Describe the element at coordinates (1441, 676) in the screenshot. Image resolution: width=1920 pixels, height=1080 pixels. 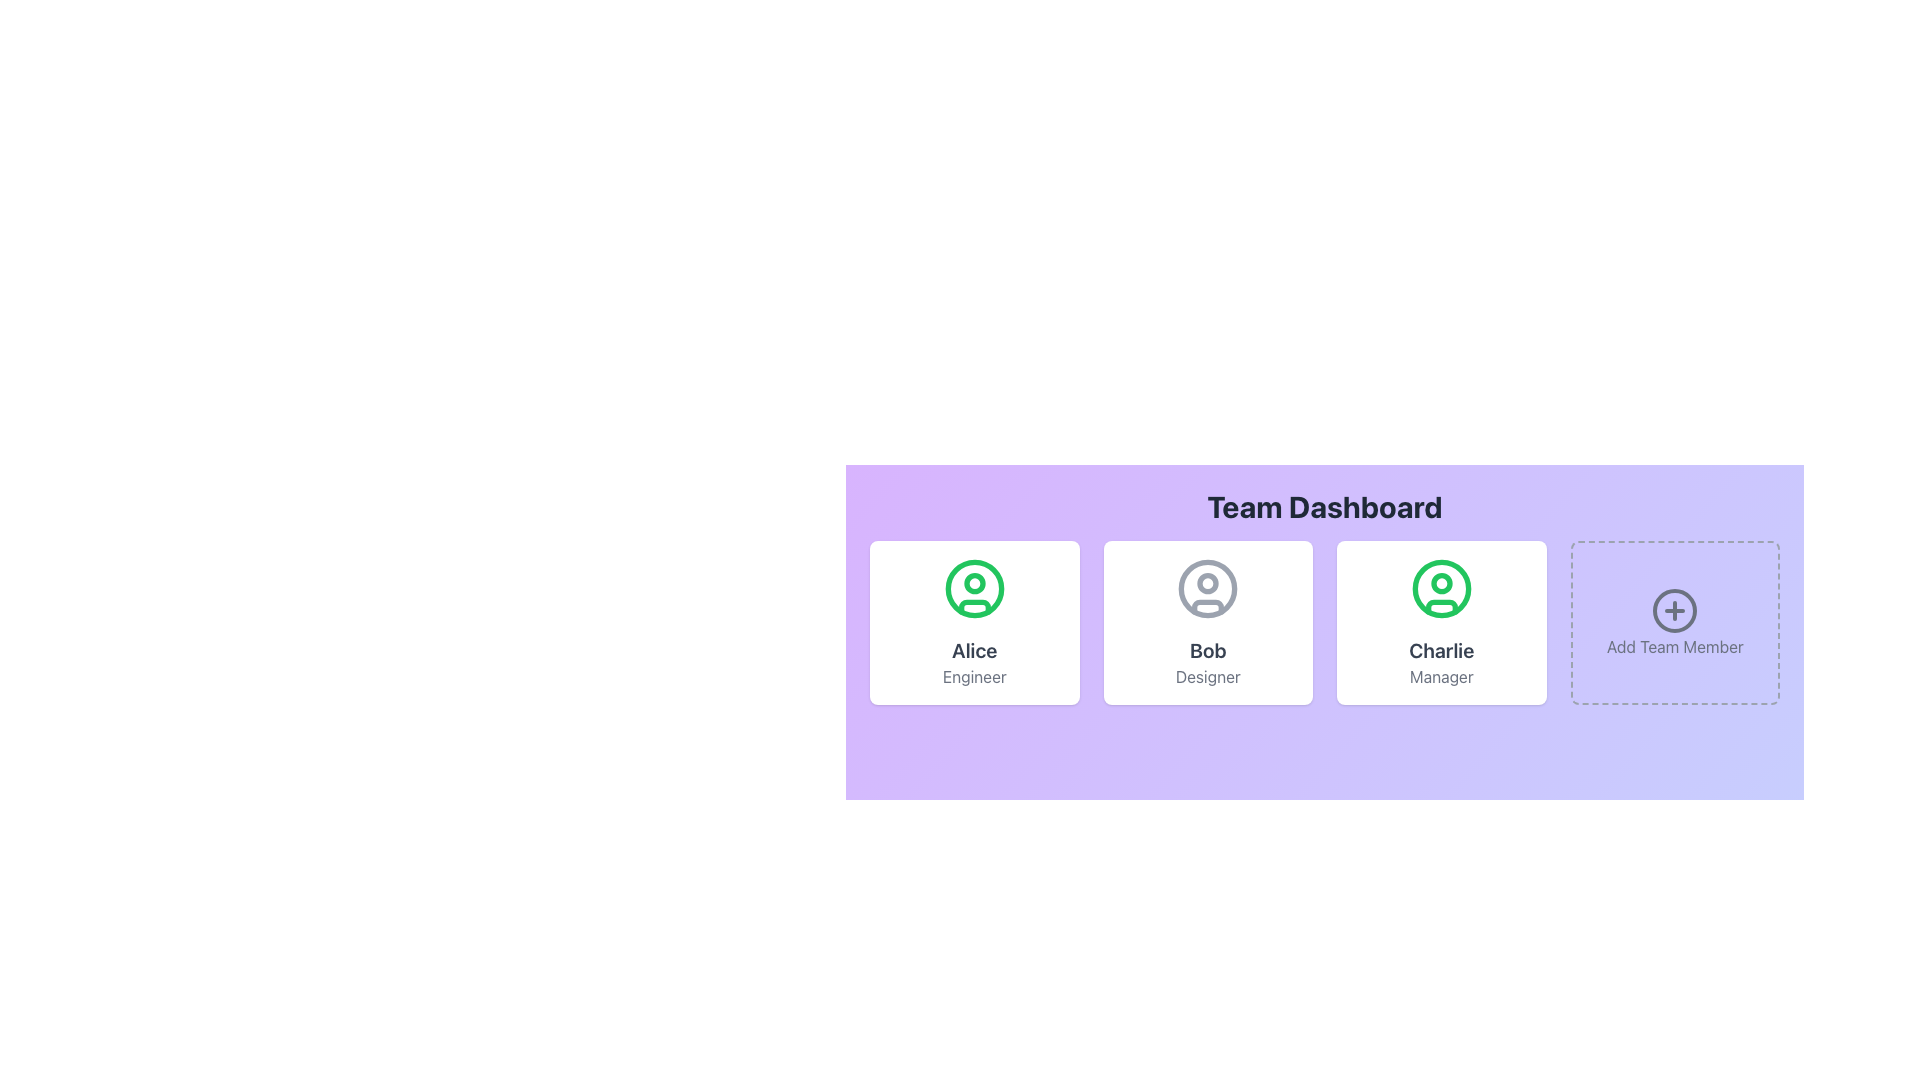
I see `the text label indicating the role or title of 'Charlie' in the team, which is positioned below the 'Charlie' label in the third card of the dashboard` at that location.